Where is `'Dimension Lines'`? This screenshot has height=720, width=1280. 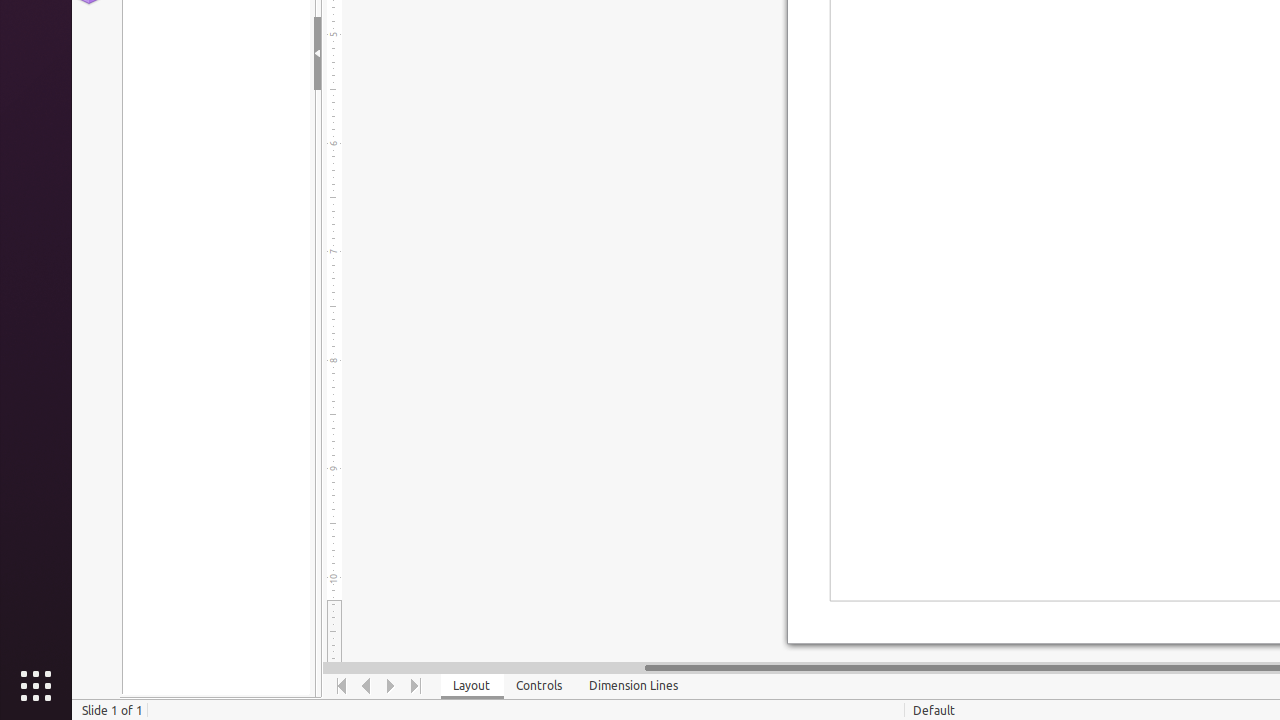
'Dimension Lines' is located at coordinates (633, 685).